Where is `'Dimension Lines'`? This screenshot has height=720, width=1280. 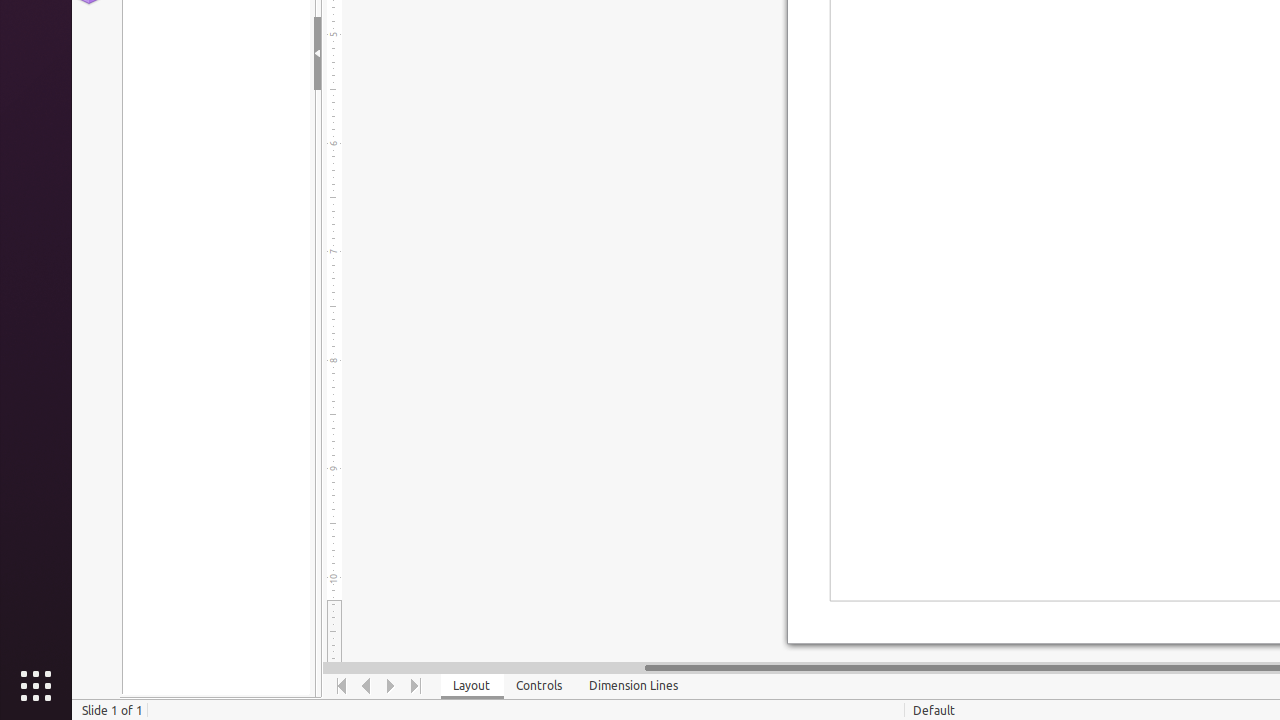
'Dimension Lines' is located at coordinates (633, 685).